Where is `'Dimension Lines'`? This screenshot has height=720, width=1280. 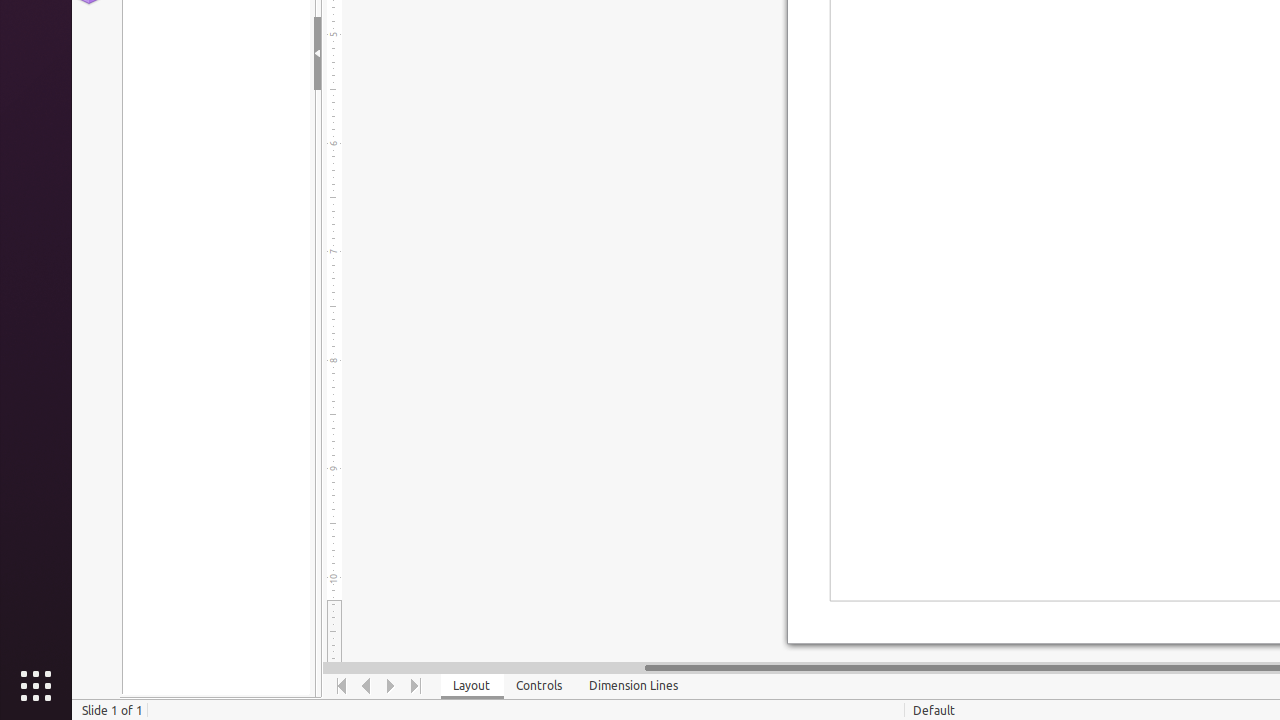
'Dimension Lines' is located at coordinates (633, 685).